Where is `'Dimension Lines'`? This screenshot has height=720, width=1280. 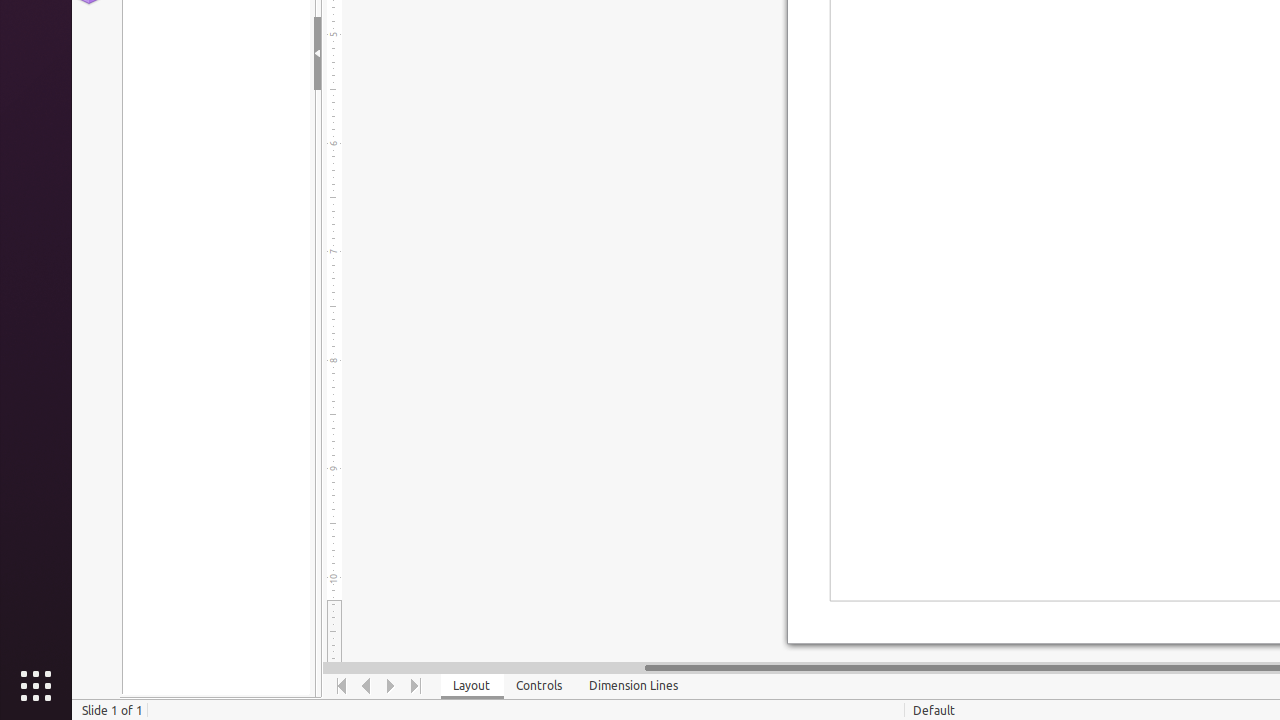
'Dimension Lines' is located at coordinates (633, 685).